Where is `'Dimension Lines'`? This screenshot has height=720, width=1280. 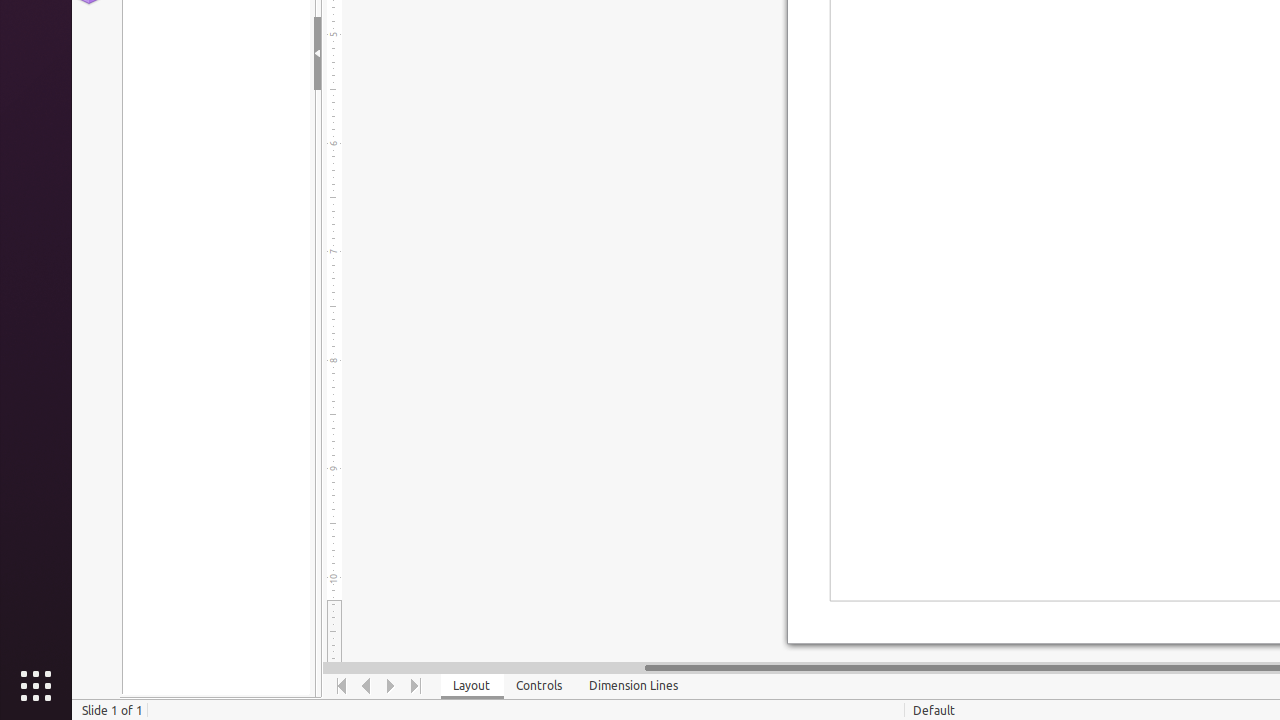
'Dimension Lines' is located at coordinates (633, 685).